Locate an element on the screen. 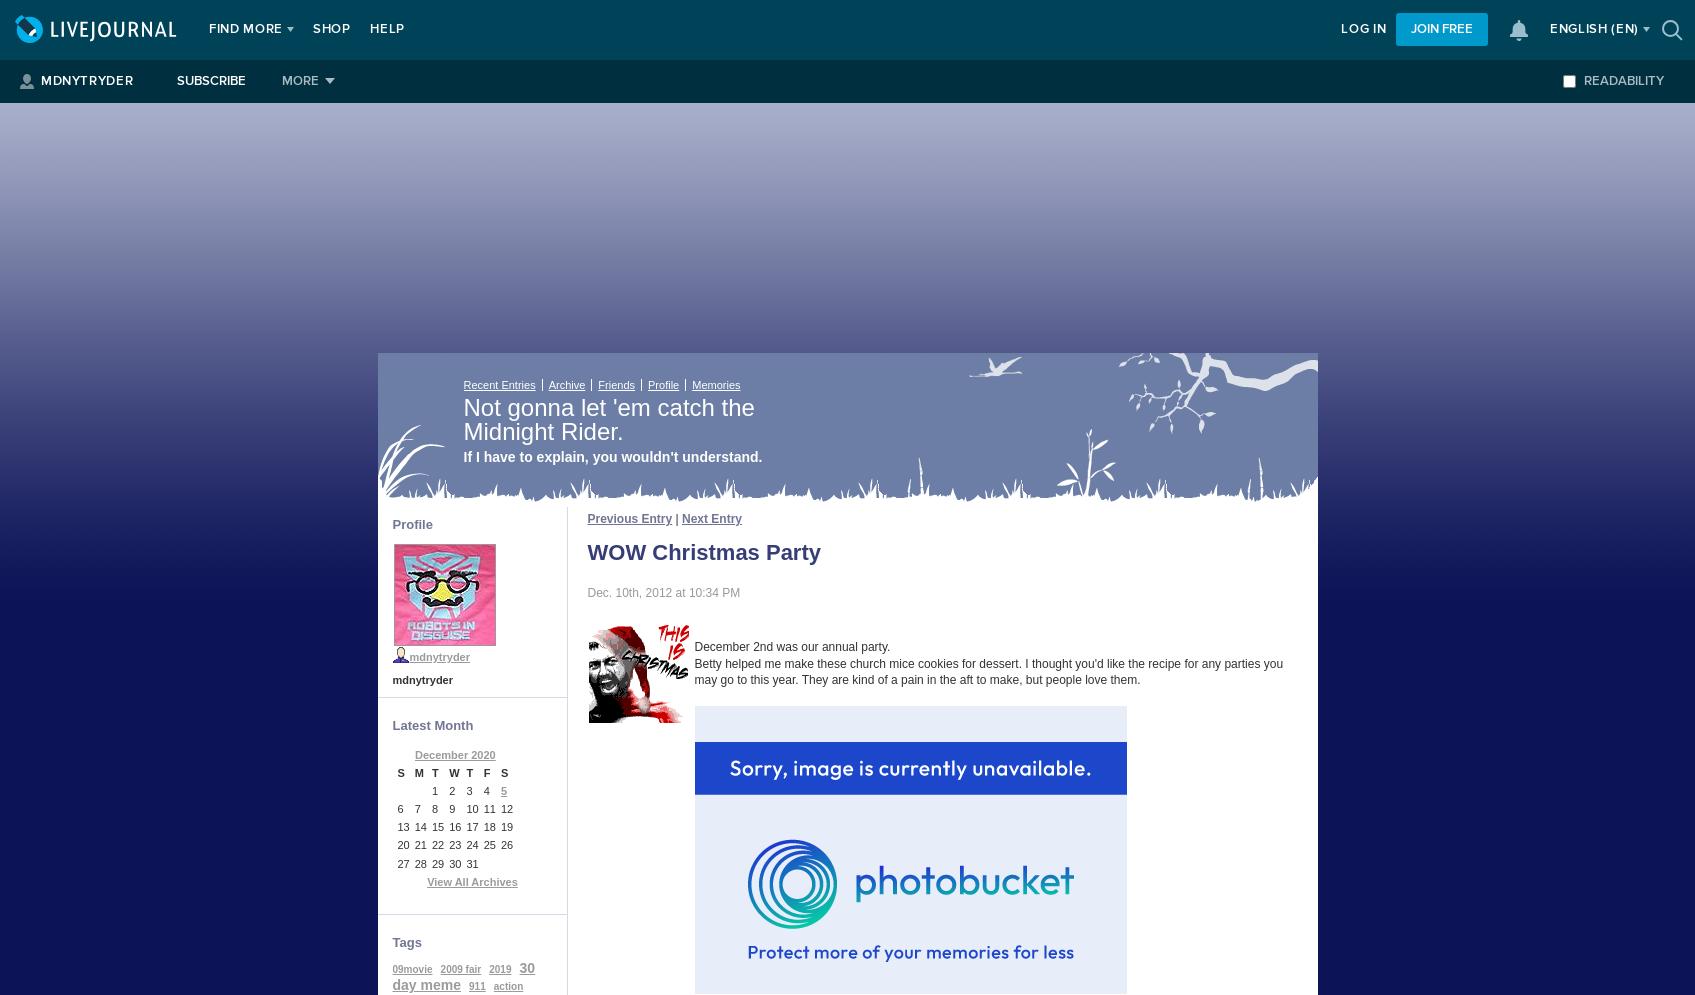 The width and height of the screenshot is (1695, 995). 'If I have to explain, you wouldn't understand.' is located at coordinates (611, 456).